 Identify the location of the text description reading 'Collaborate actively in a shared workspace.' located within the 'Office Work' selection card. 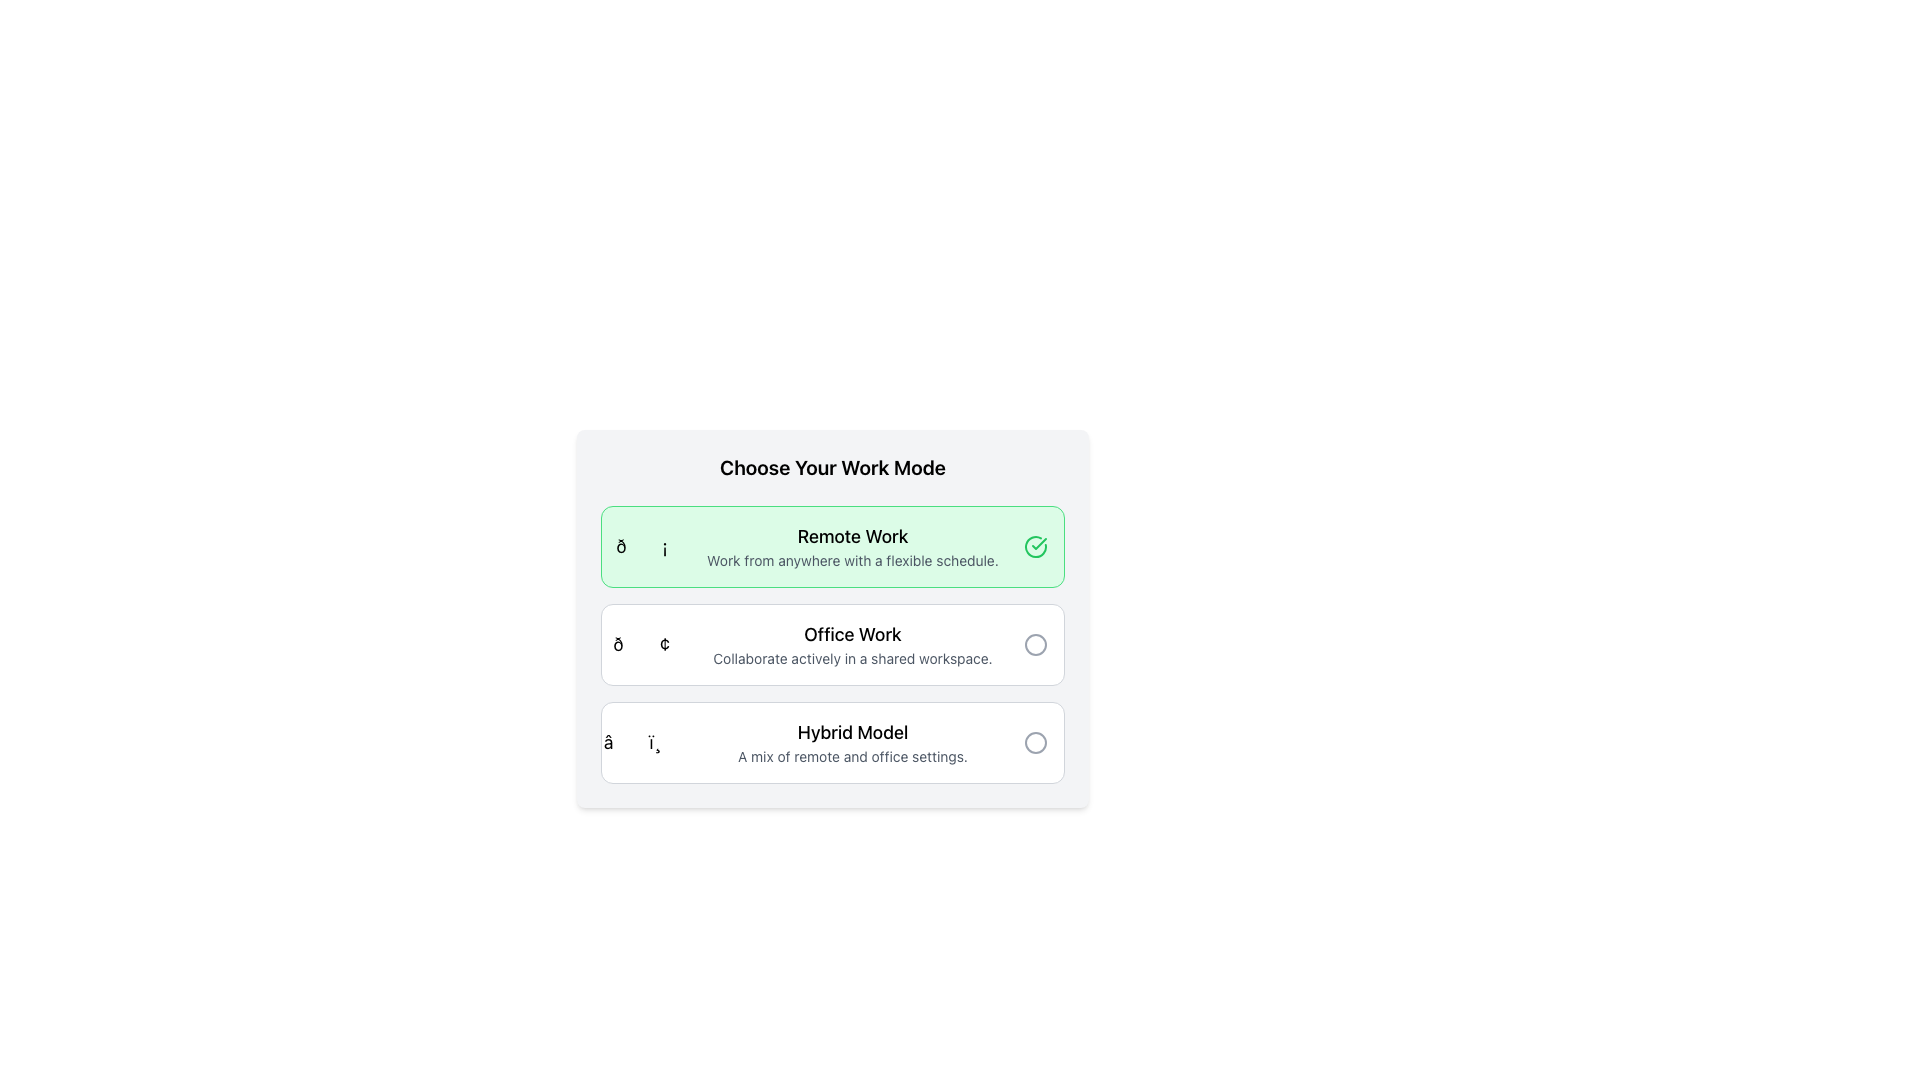
(853, 659).